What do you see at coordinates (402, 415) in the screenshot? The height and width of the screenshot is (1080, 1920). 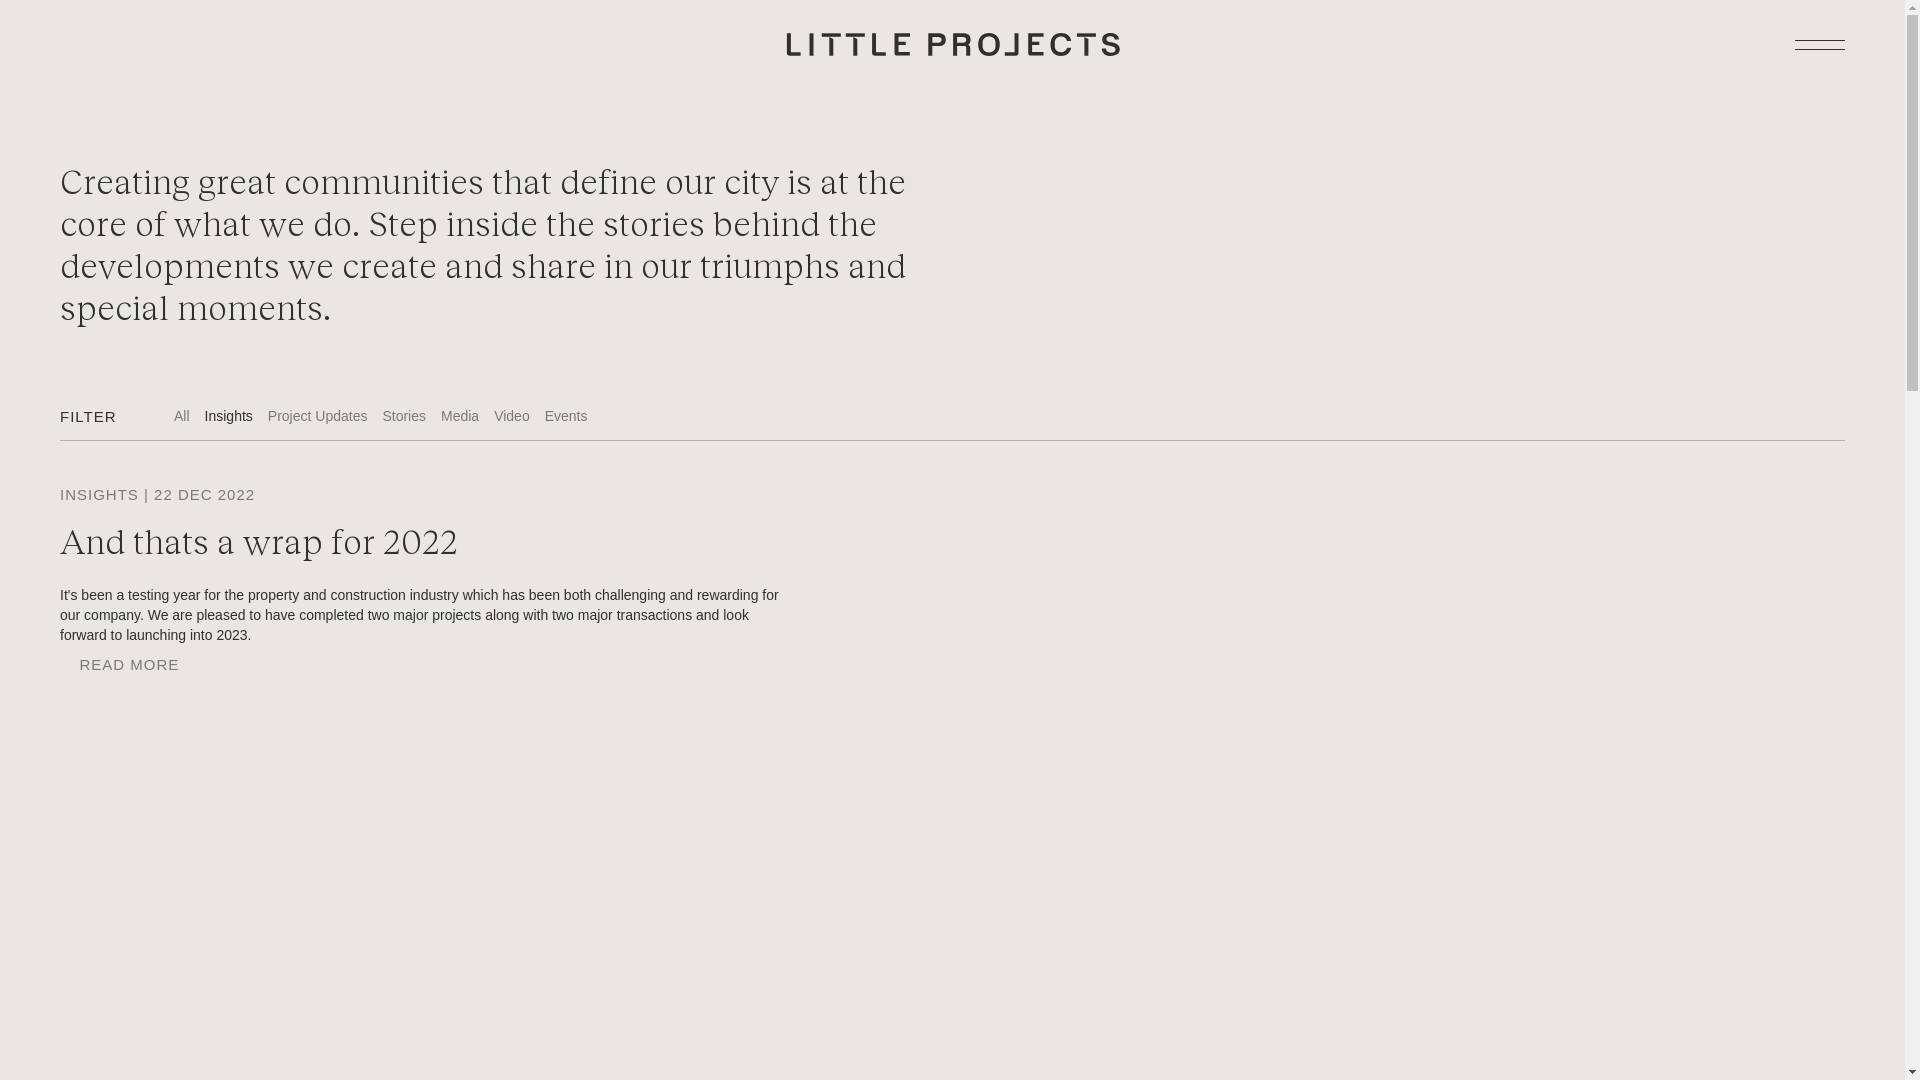 I see `'Stories'` at bounding box center [402, 415].